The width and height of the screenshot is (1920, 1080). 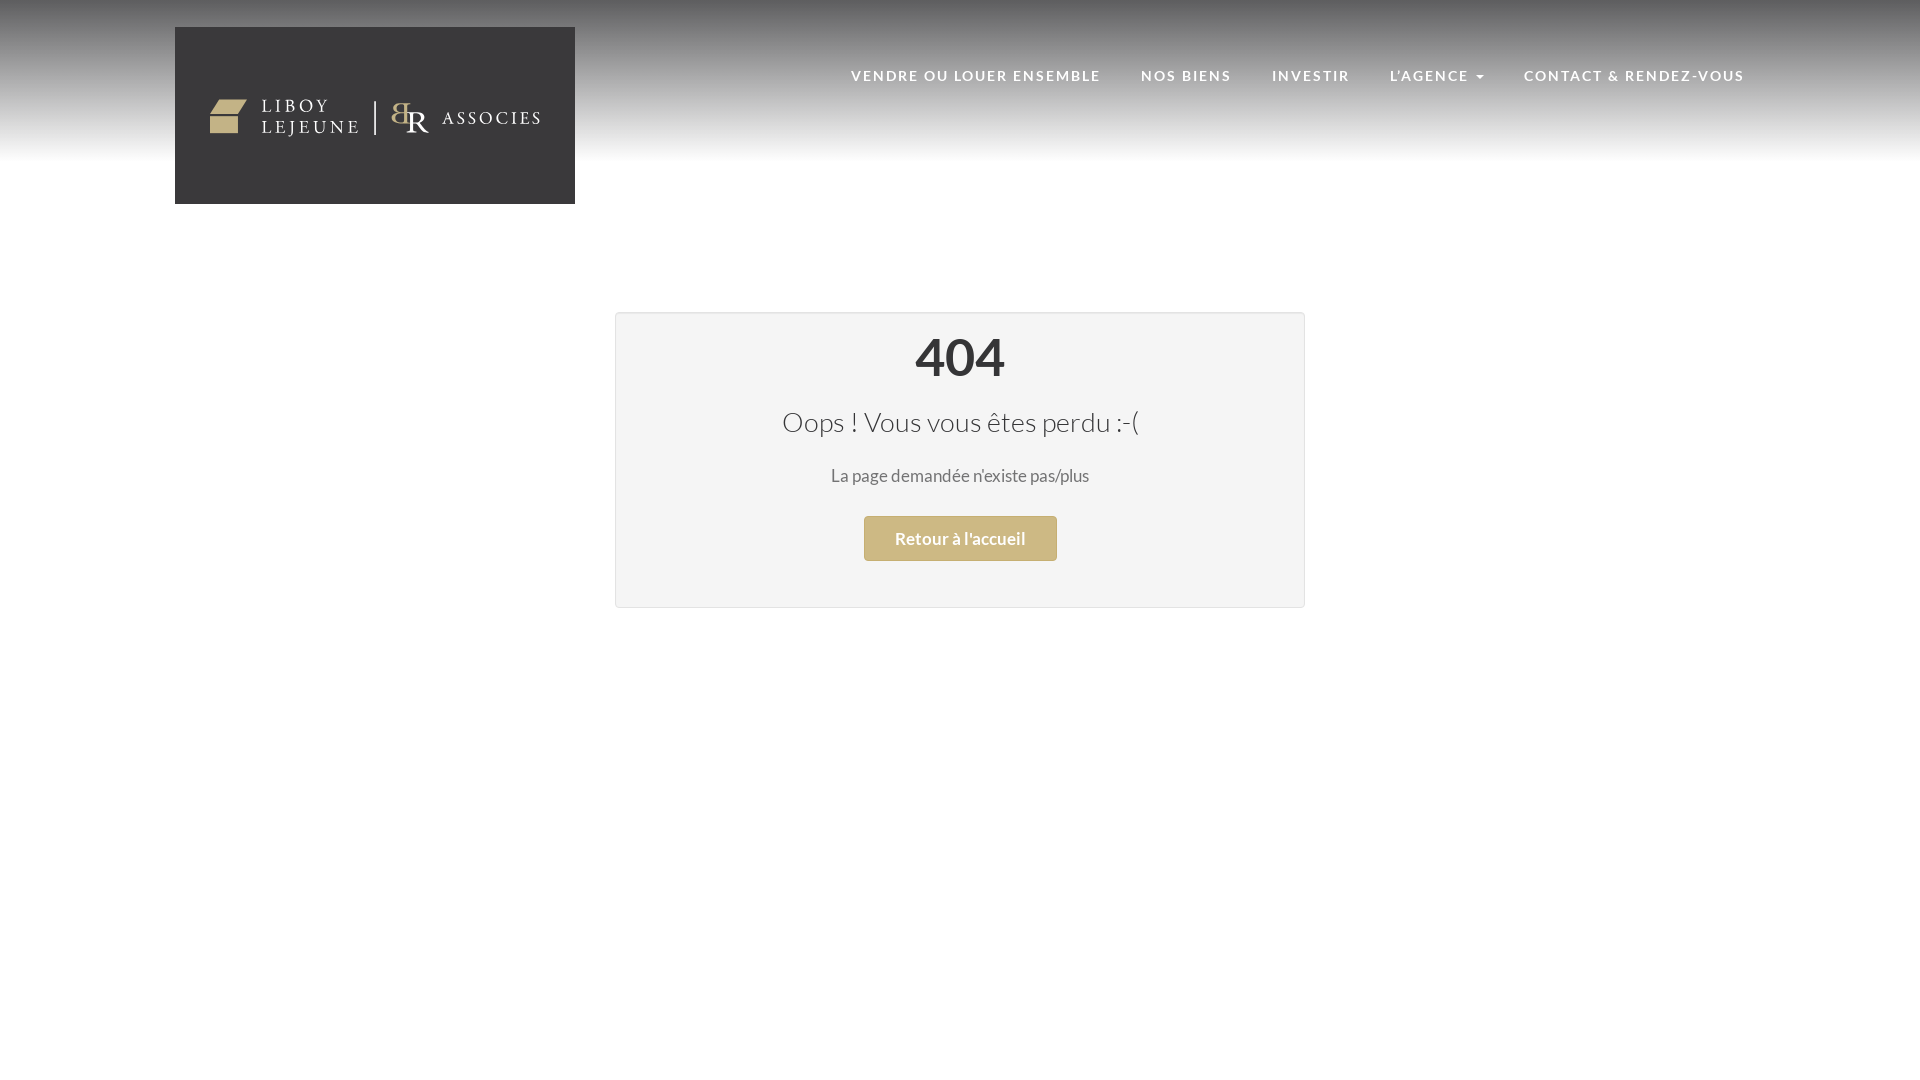 What do you see at coordinates (1634, 74) in the screenshot?
I see `'CONTACT & RENDEZ-VOUS'` at bounding box center [1634, 74].